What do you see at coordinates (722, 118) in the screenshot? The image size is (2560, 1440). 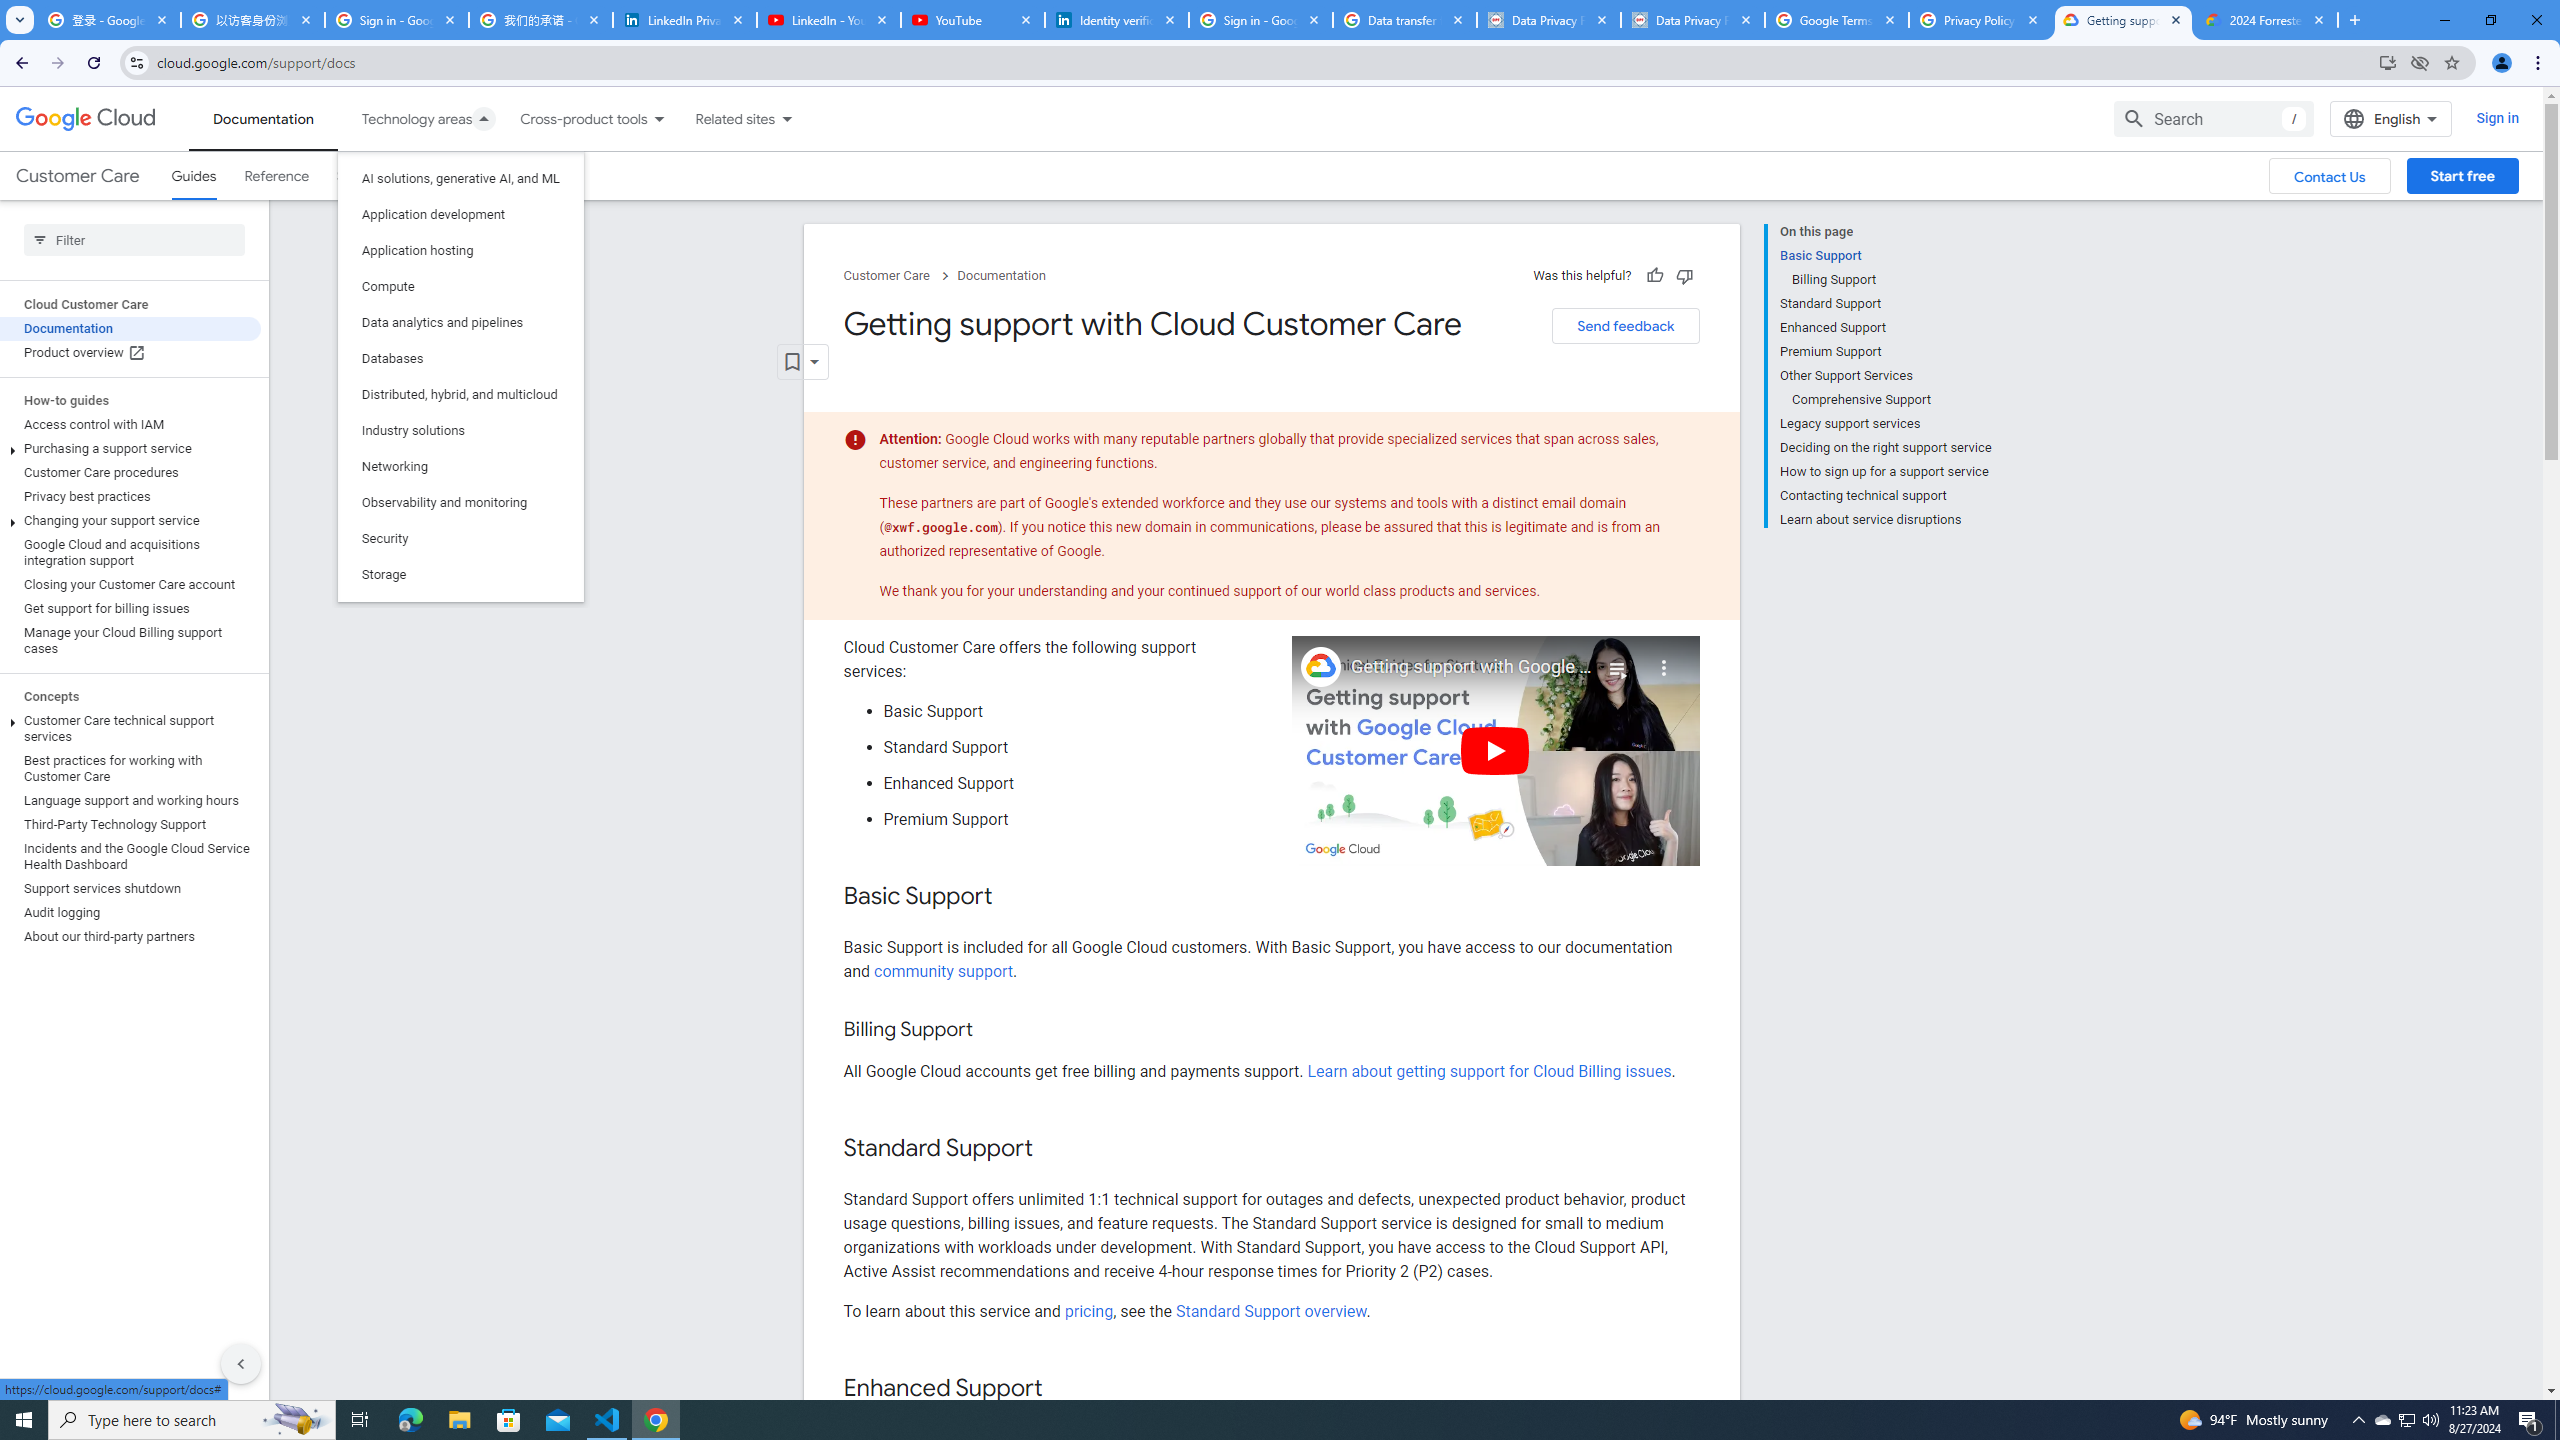 I see `'Related sites'` at bounding box center [722, 118].